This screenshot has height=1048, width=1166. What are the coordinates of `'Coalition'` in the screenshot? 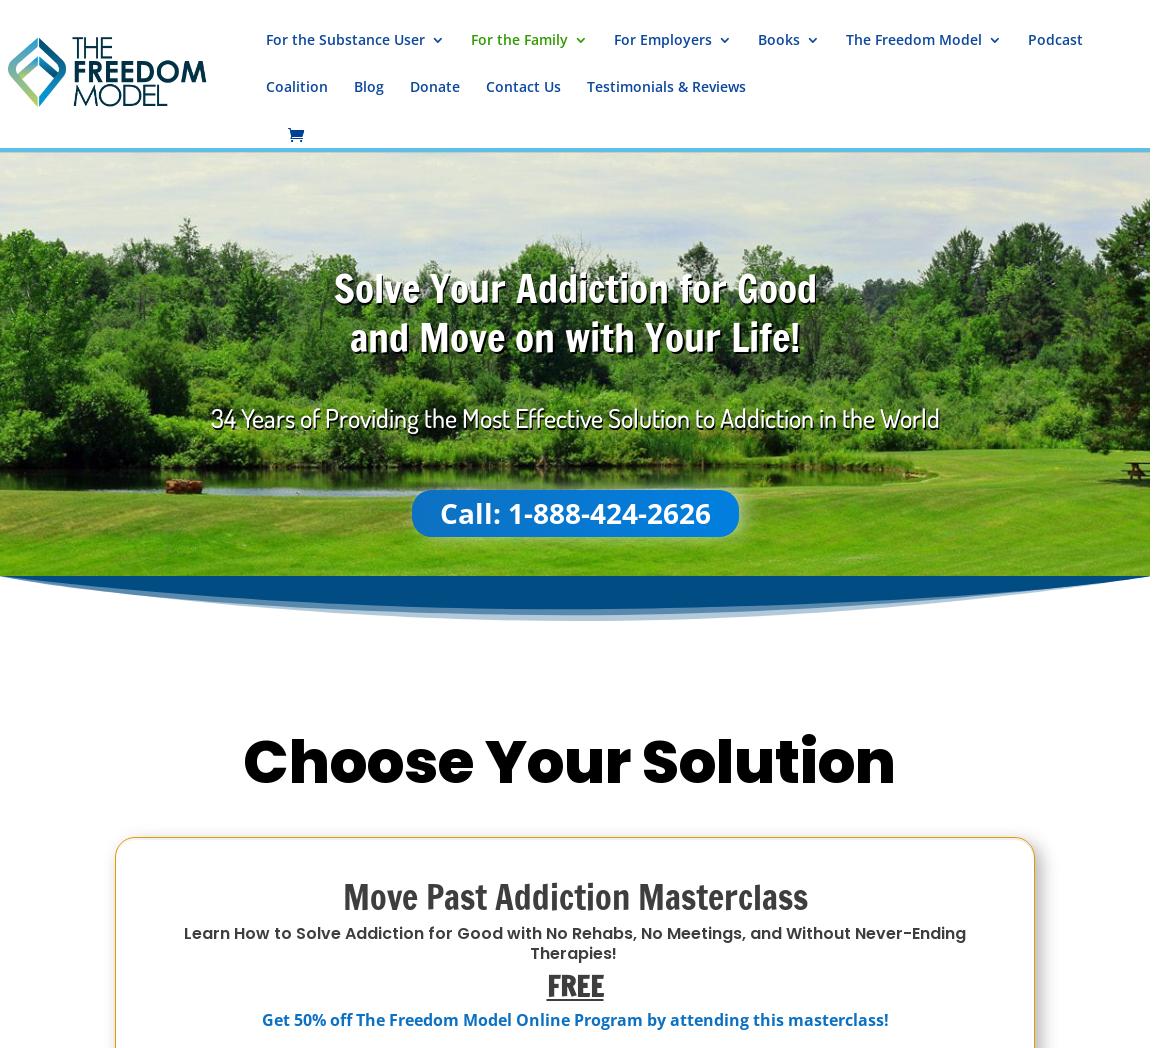 It's located at (295, 86).